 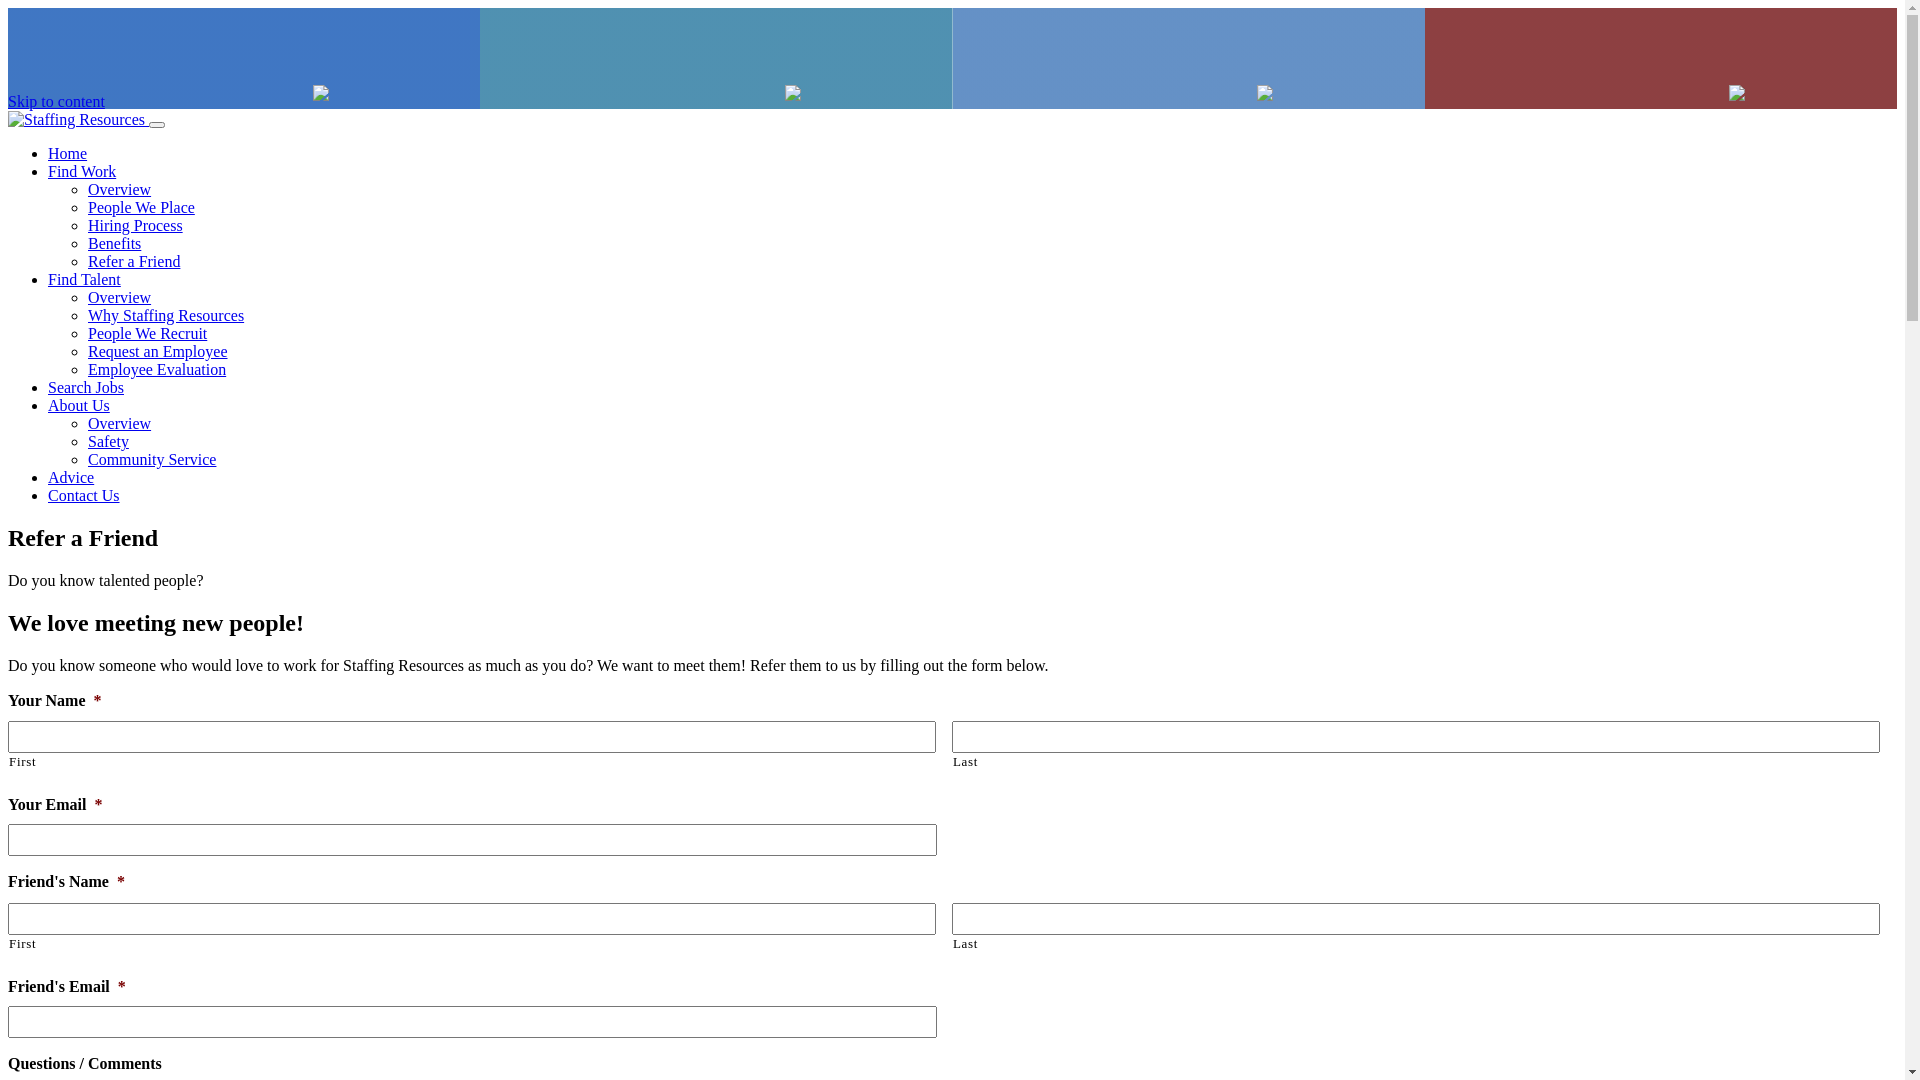 What do you see at coordinates (86, 225) in the screenshot?
I see `'Hiring Process'` at bounding box center [86, 225].